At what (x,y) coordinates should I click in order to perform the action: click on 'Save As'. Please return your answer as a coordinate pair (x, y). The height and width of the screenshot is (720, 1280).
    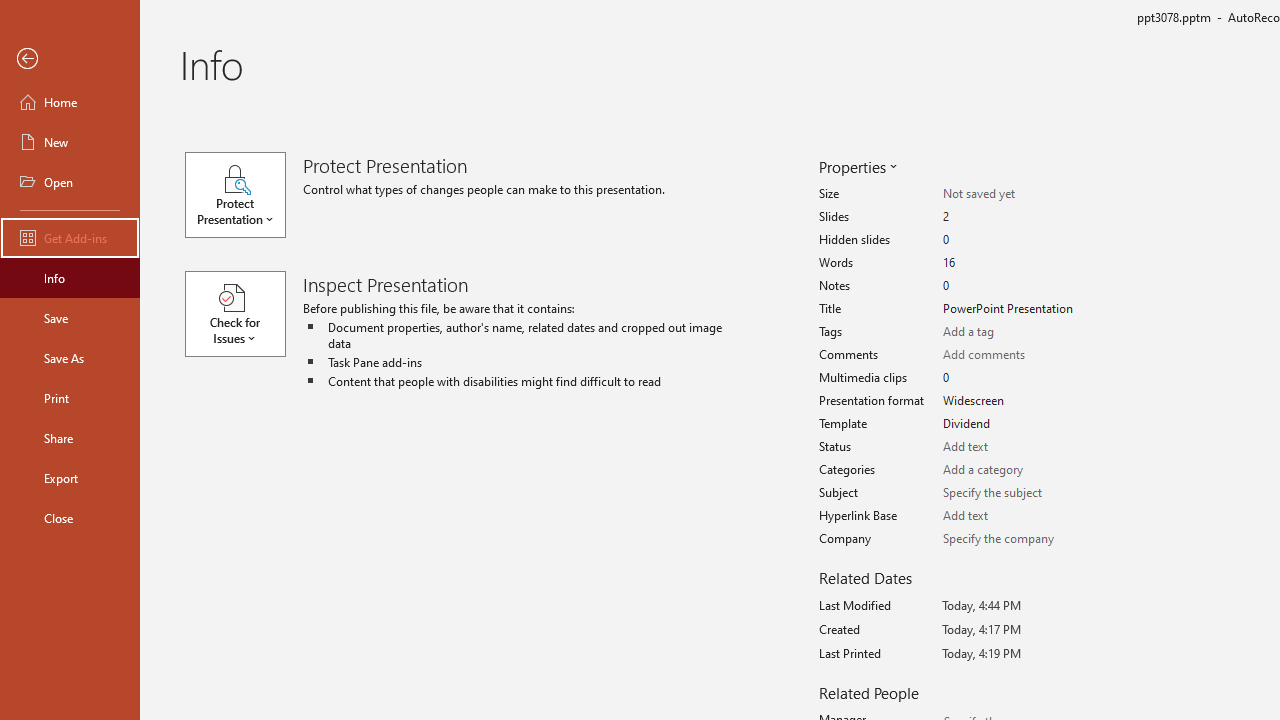
    Looking at the image, I should click on (69, 356).